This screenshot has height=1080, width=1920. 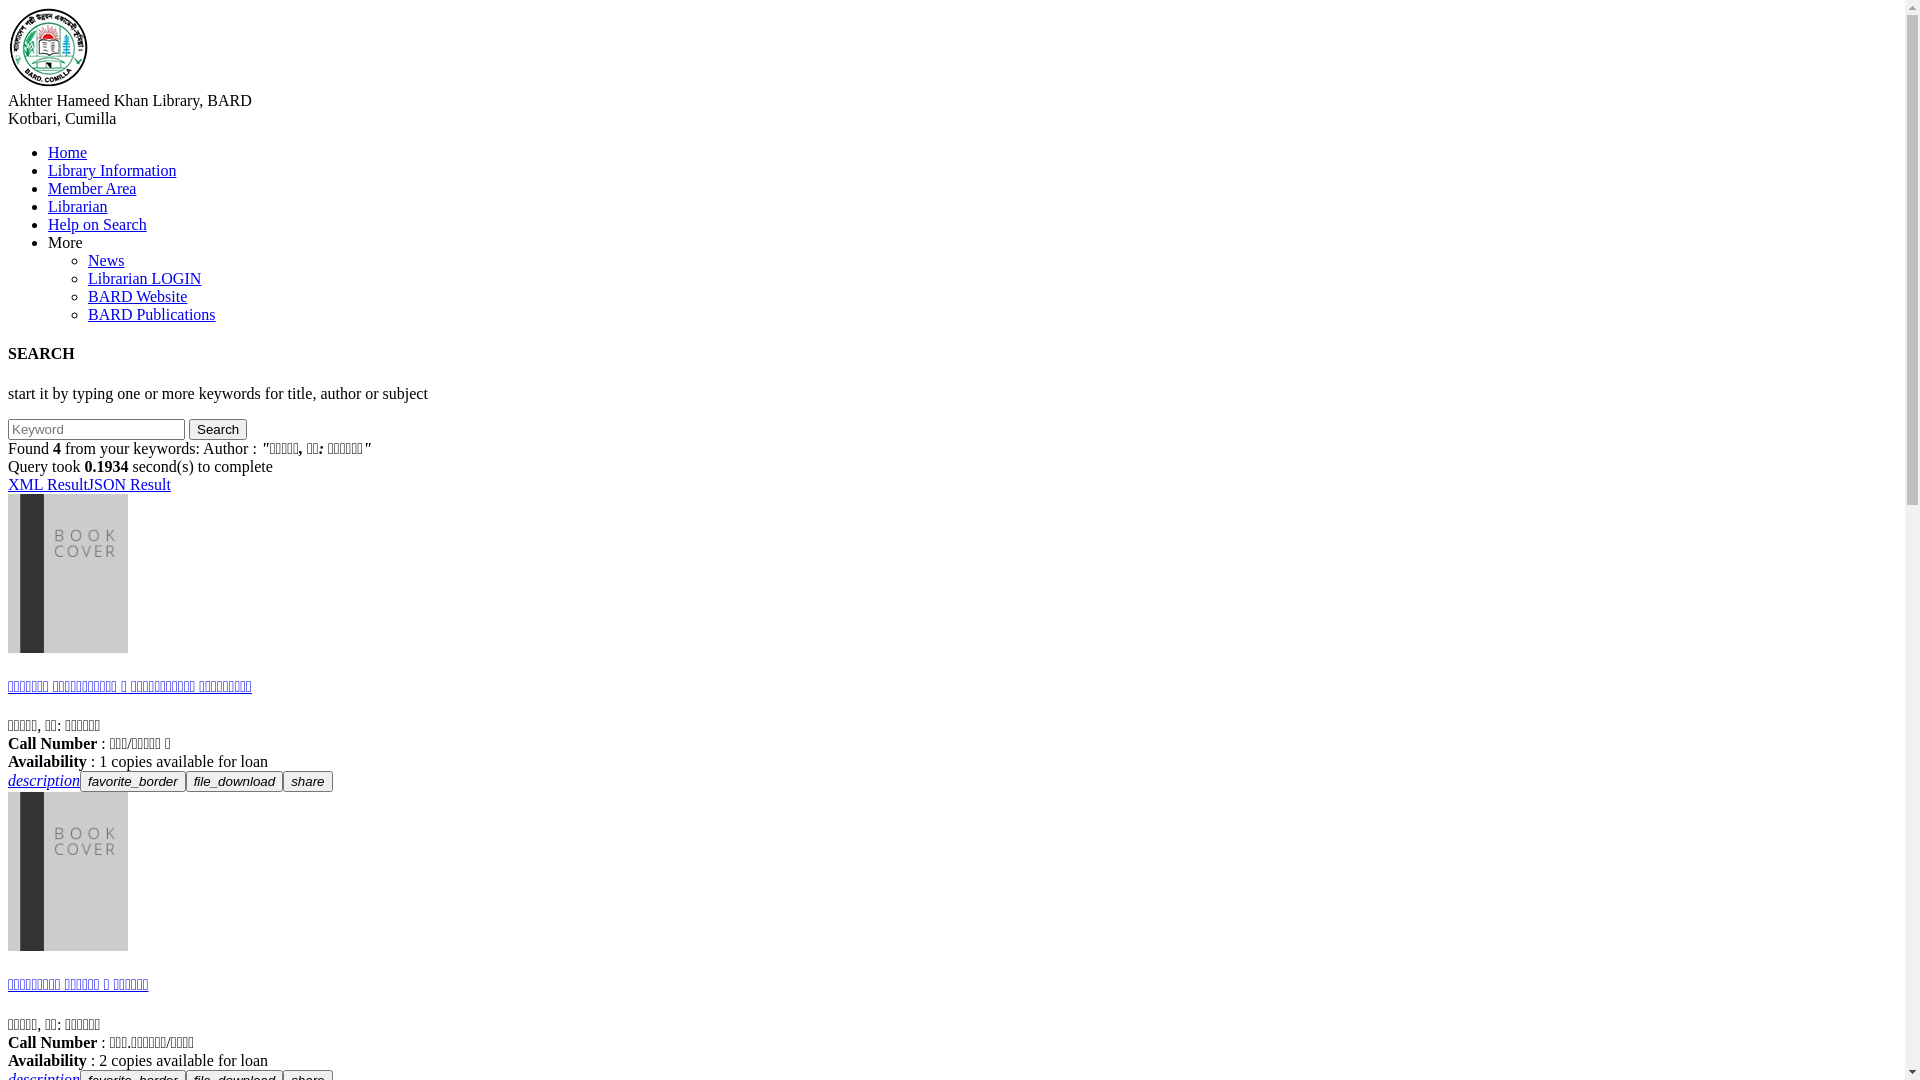 What do you see at coordinates (136, 296) in the screenshot?
I see `'BARD Website'` at bounding box center [136, 296].